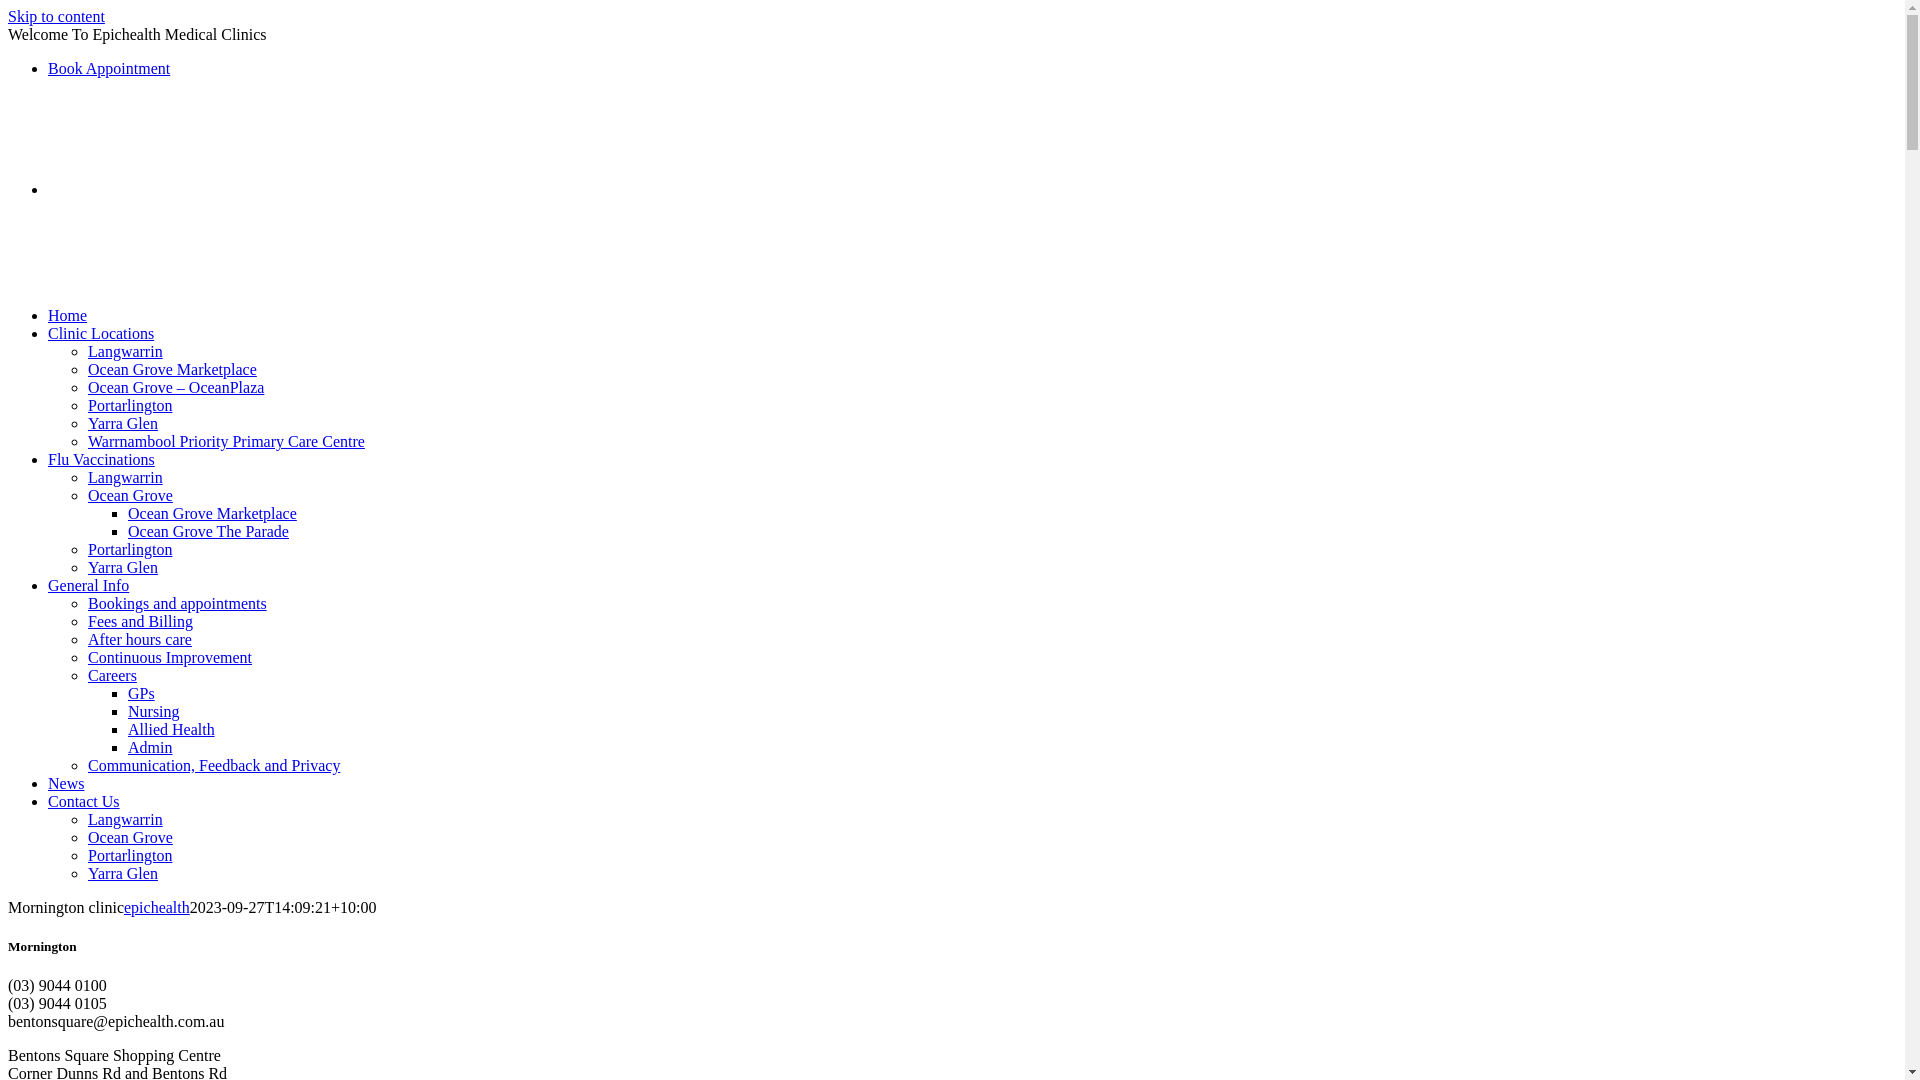 The image size is (1920, 1080). I want to click on 'News', so click(48, 782).